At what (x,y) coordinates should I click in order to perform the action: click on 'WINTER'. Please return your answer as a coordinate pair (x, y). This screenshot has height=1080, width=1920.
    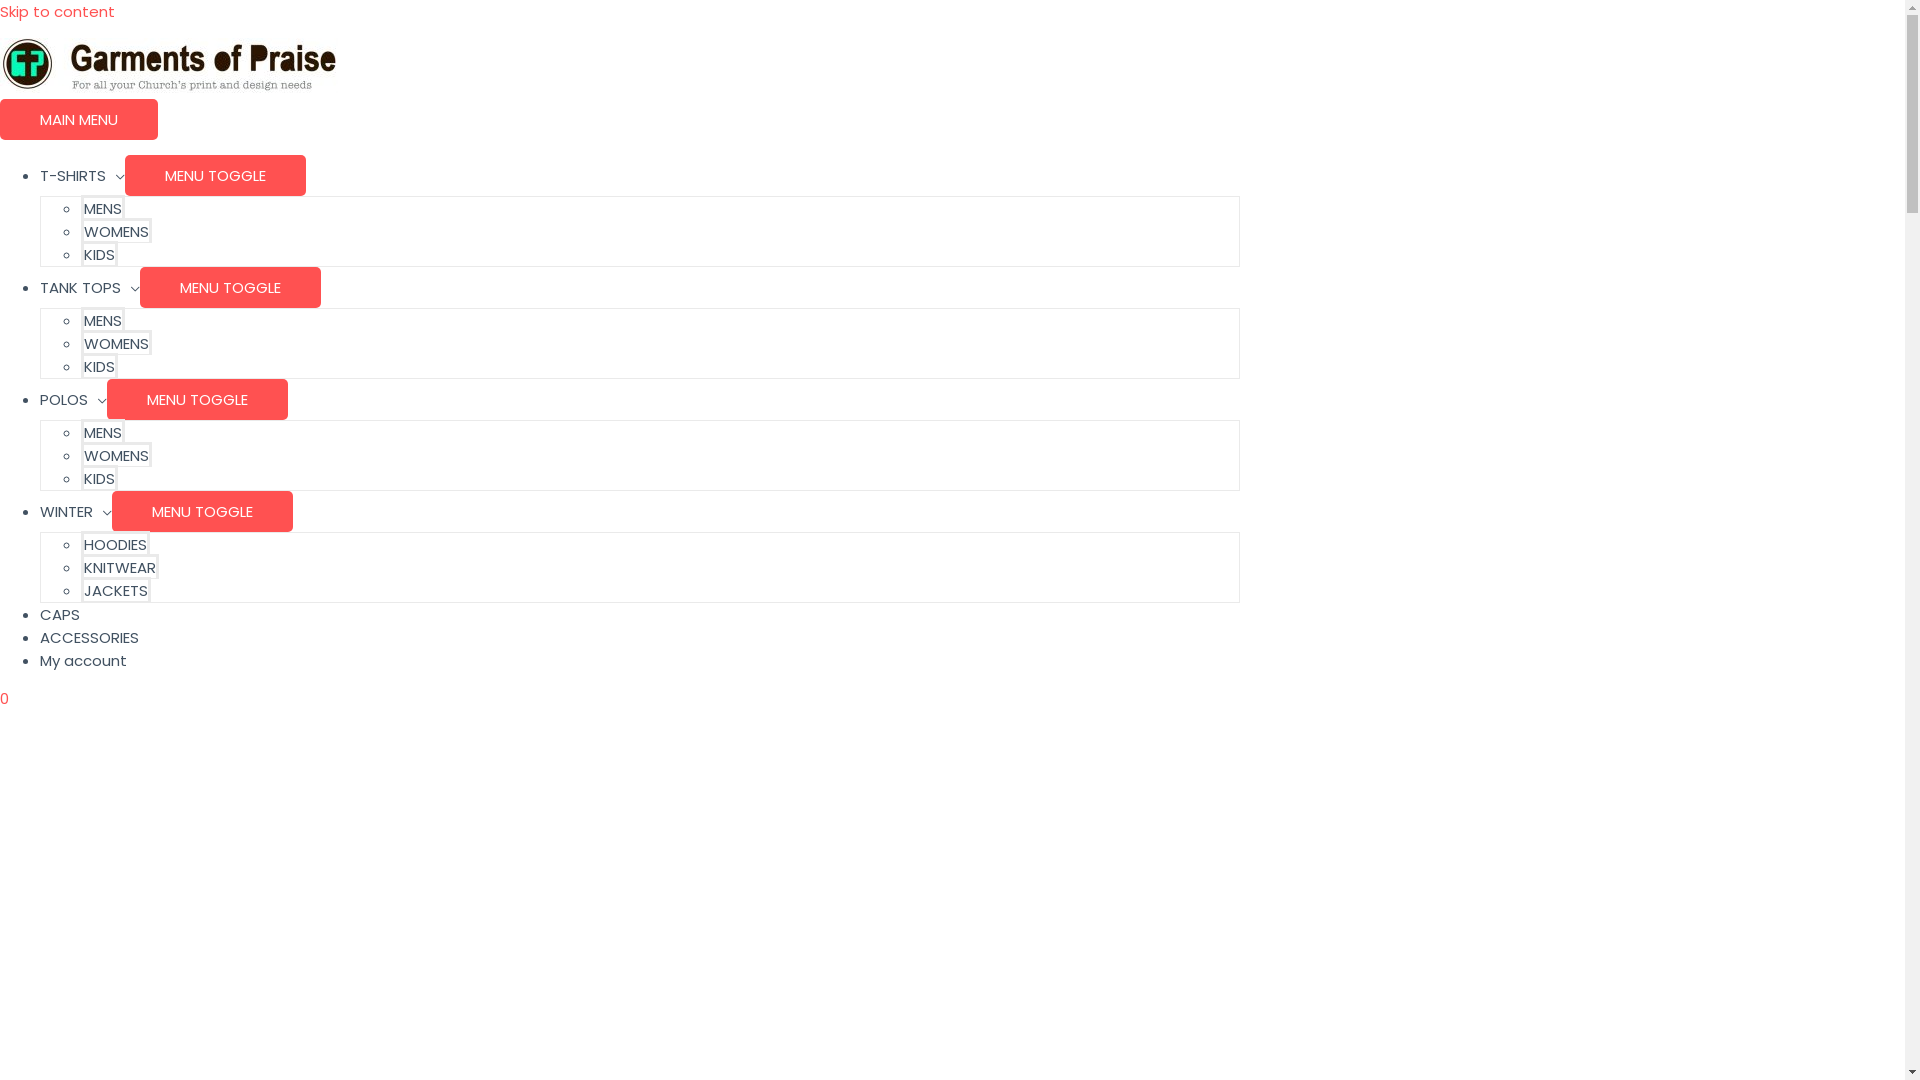
    Looking at the image, I should click on (76, 510).